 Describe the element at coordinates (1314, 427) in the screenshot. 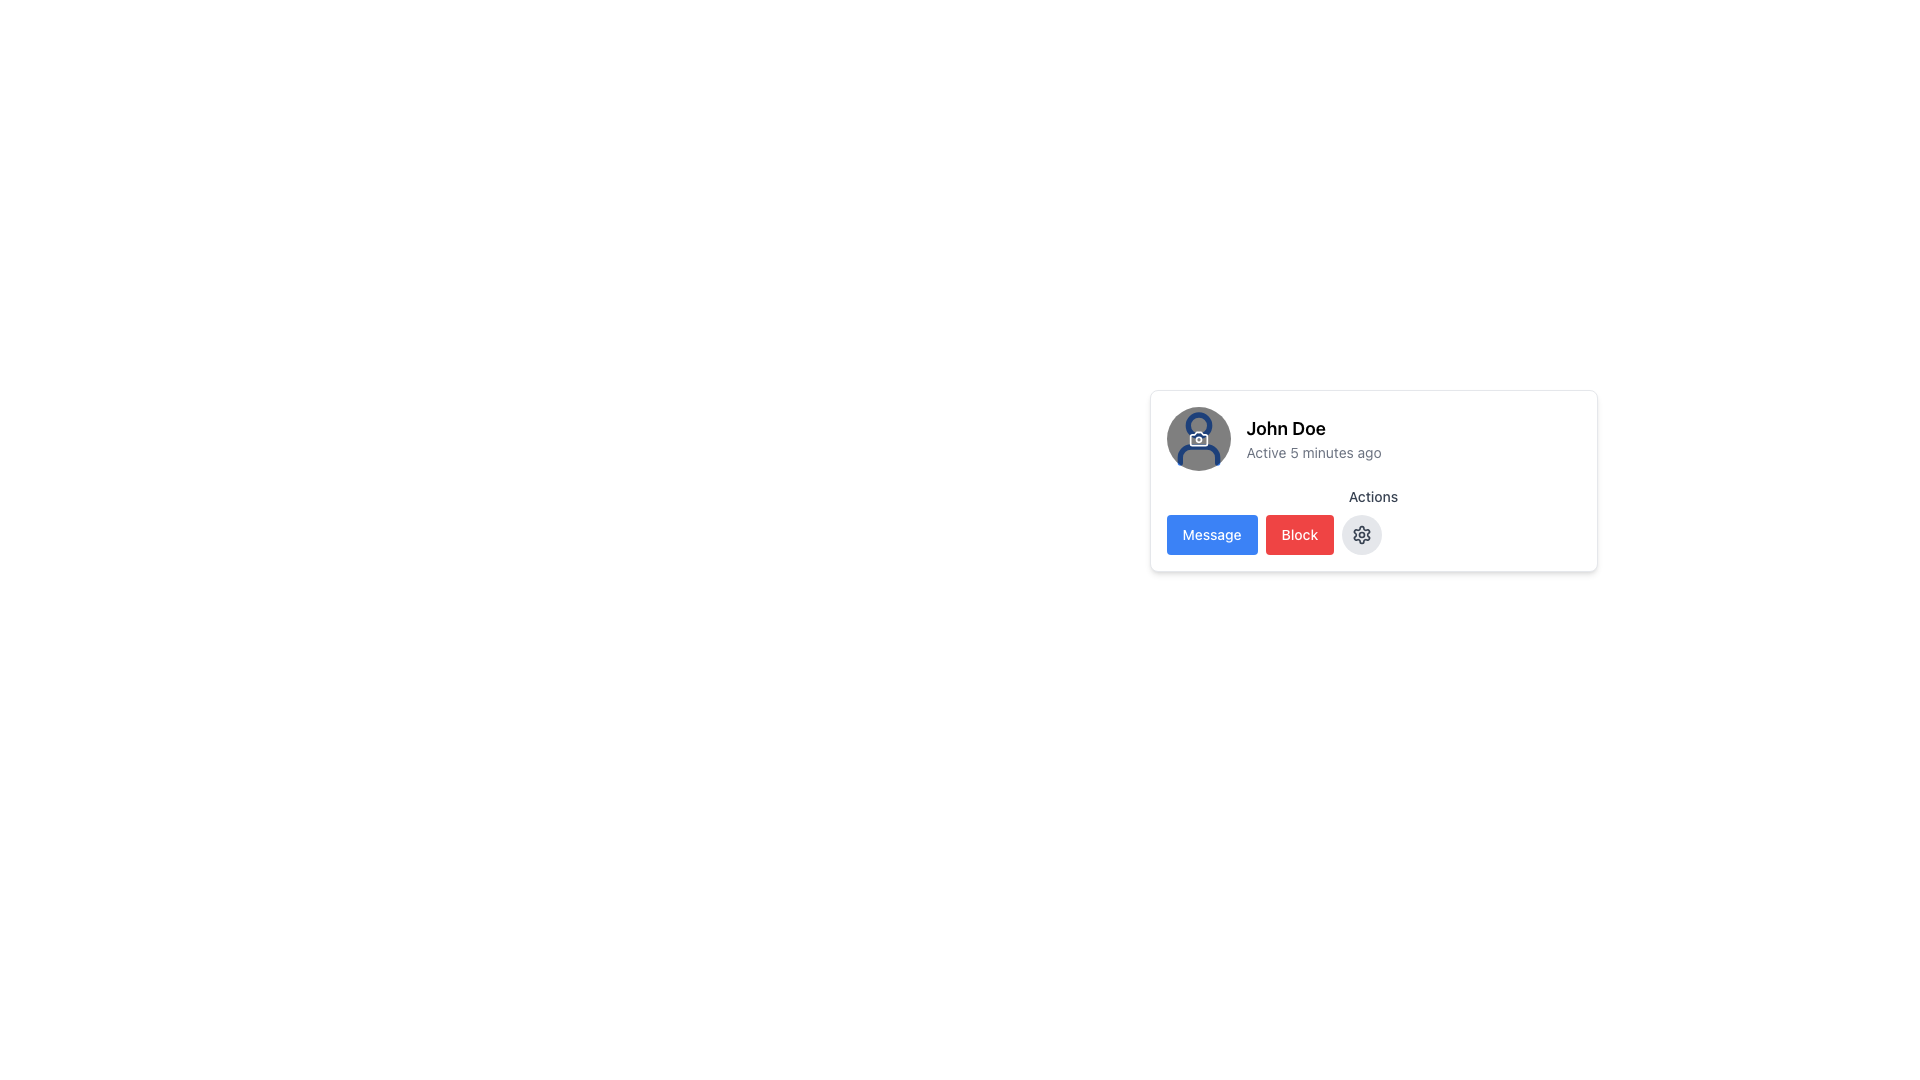

I see `the text label displaying 'John Doe' in bold, black font, which is located prominently at the top of the user profile section, above the smaller label indicating the user's last activity status` at that location.